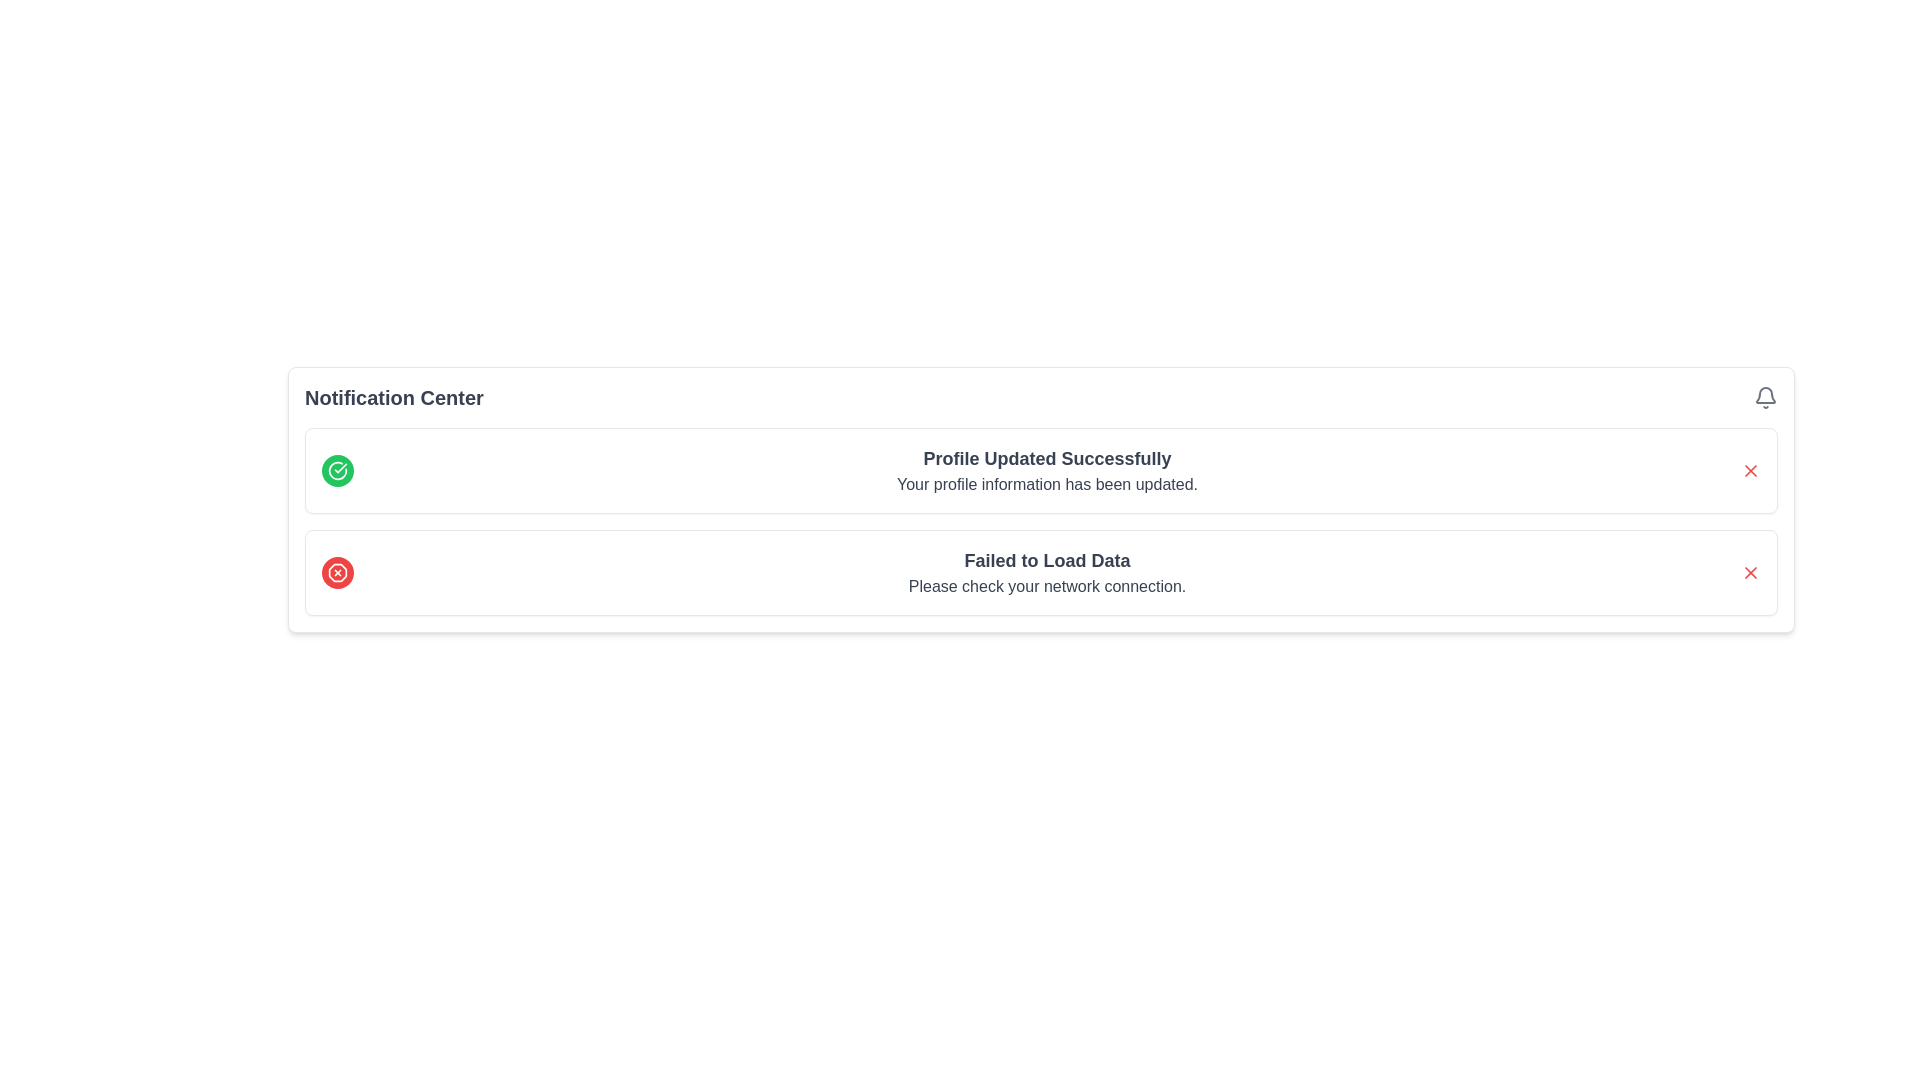  Describe the element at coordinates (1046, 560) in the screenshot. I see `text from the notification center that states 'Failed to Load Data', which is styled with bold and larger font to emphasize its importance` at that location.